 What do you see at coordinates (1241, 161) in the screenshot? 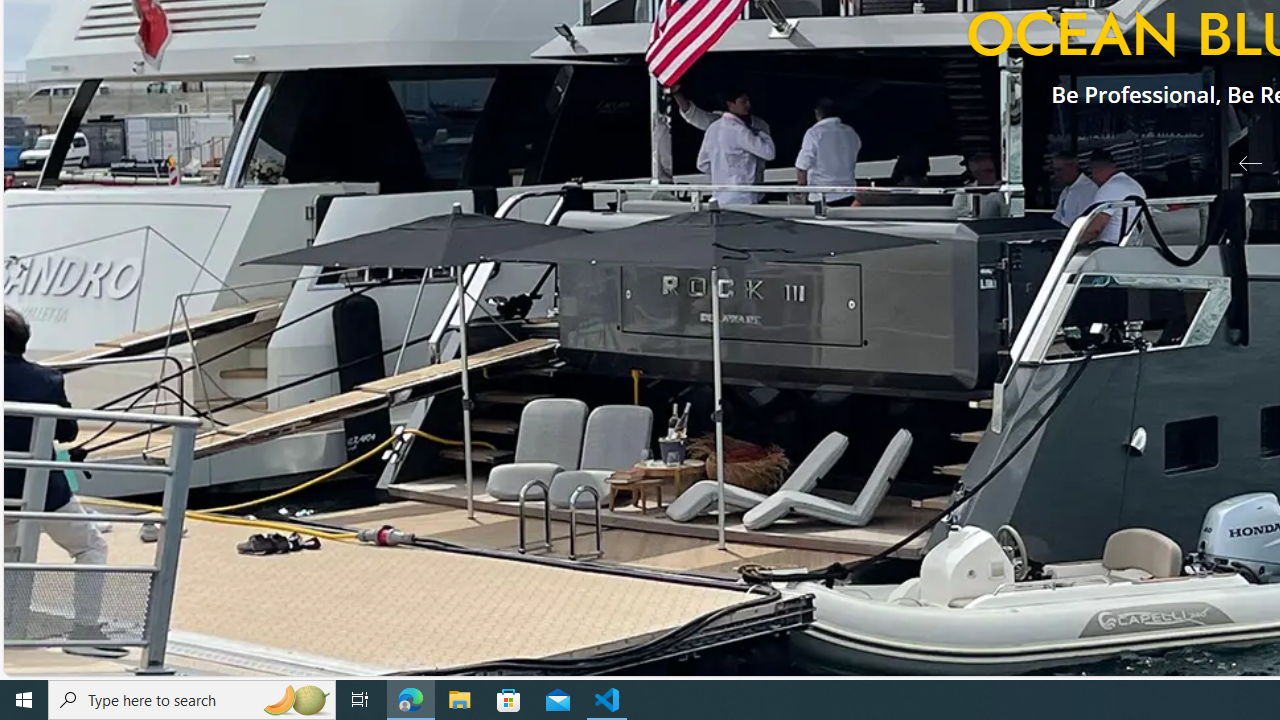
I see `'Previous Slide'` at bounding box center [1241, 161].